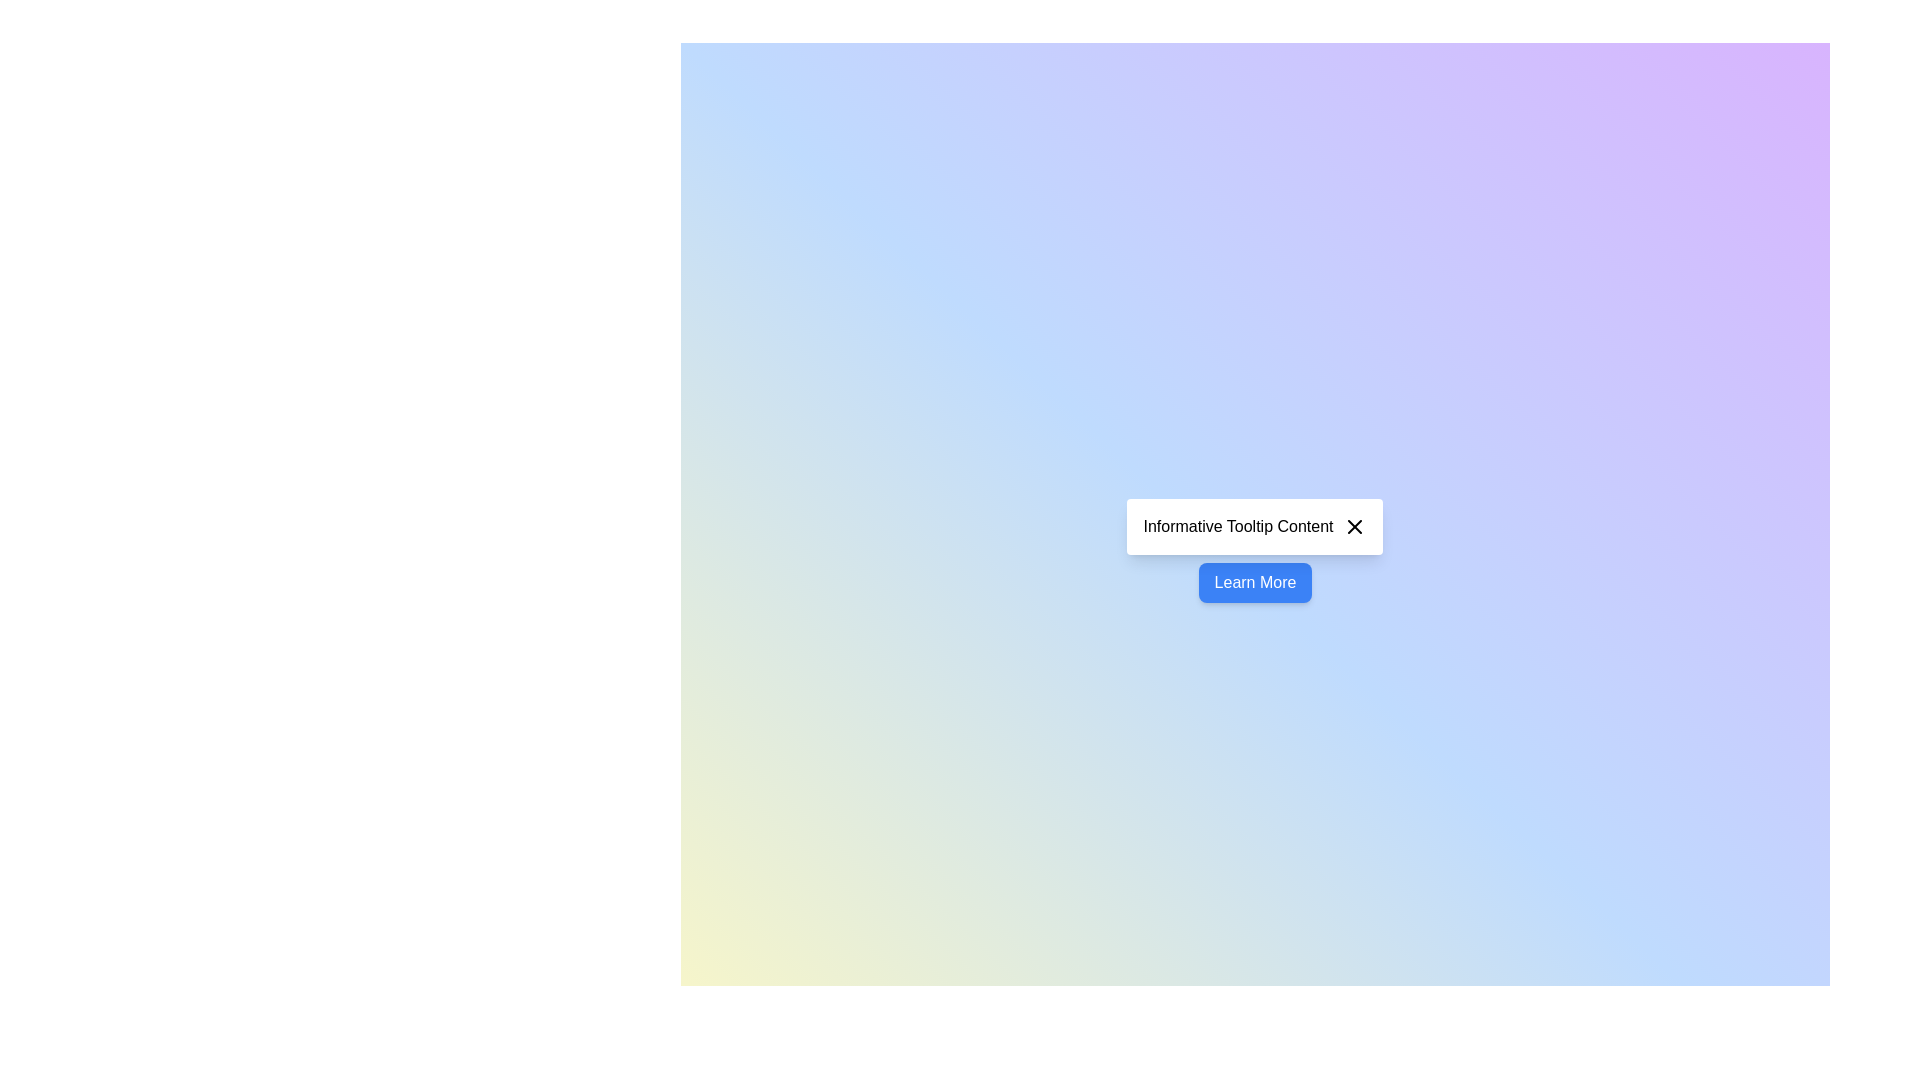  Describe the element at coordinates (1237, 526) in the screenshot. I see `the 'Informative Tooltip Content' text display` at that location.